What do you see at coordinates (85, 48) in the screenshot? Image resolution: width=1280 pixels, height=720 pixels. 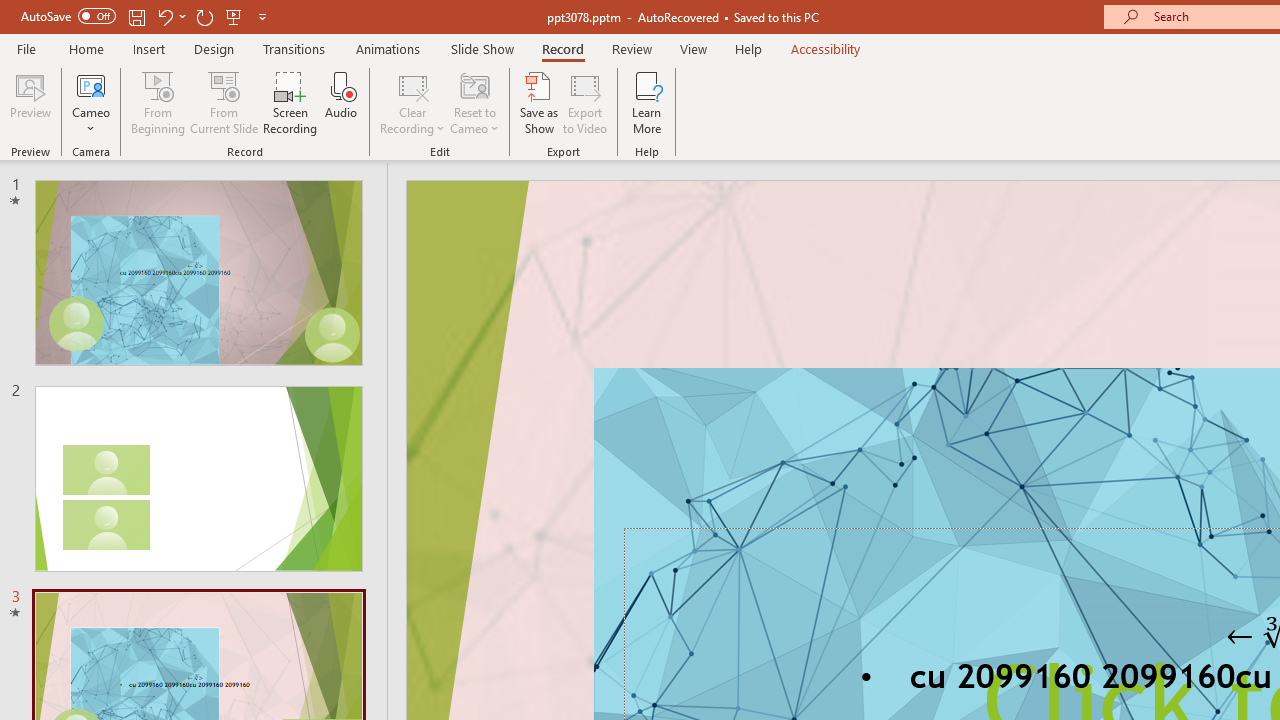 I see `'Home'` at bounding box center [85, 48].